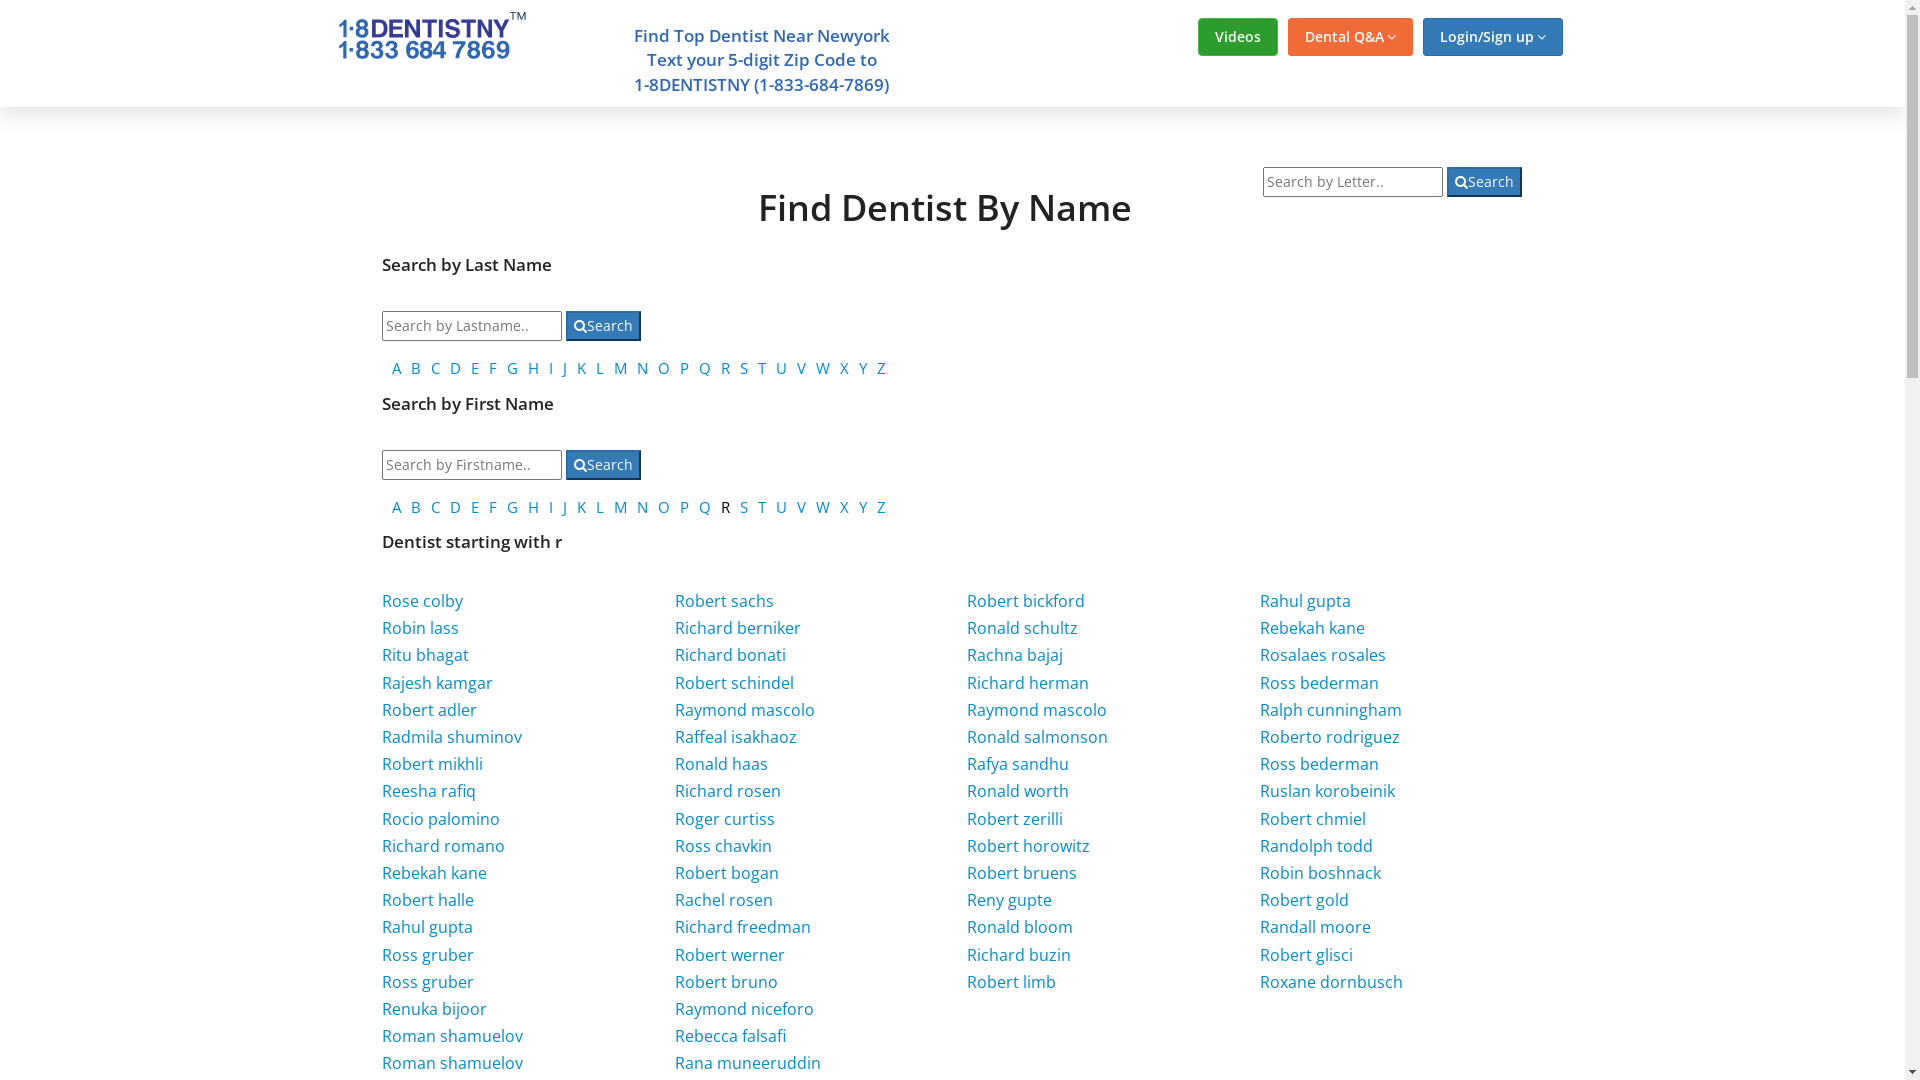  Describe the element at coordinates (723, 818) in the screenshot. I see `'Roger curtiss'` at that location.